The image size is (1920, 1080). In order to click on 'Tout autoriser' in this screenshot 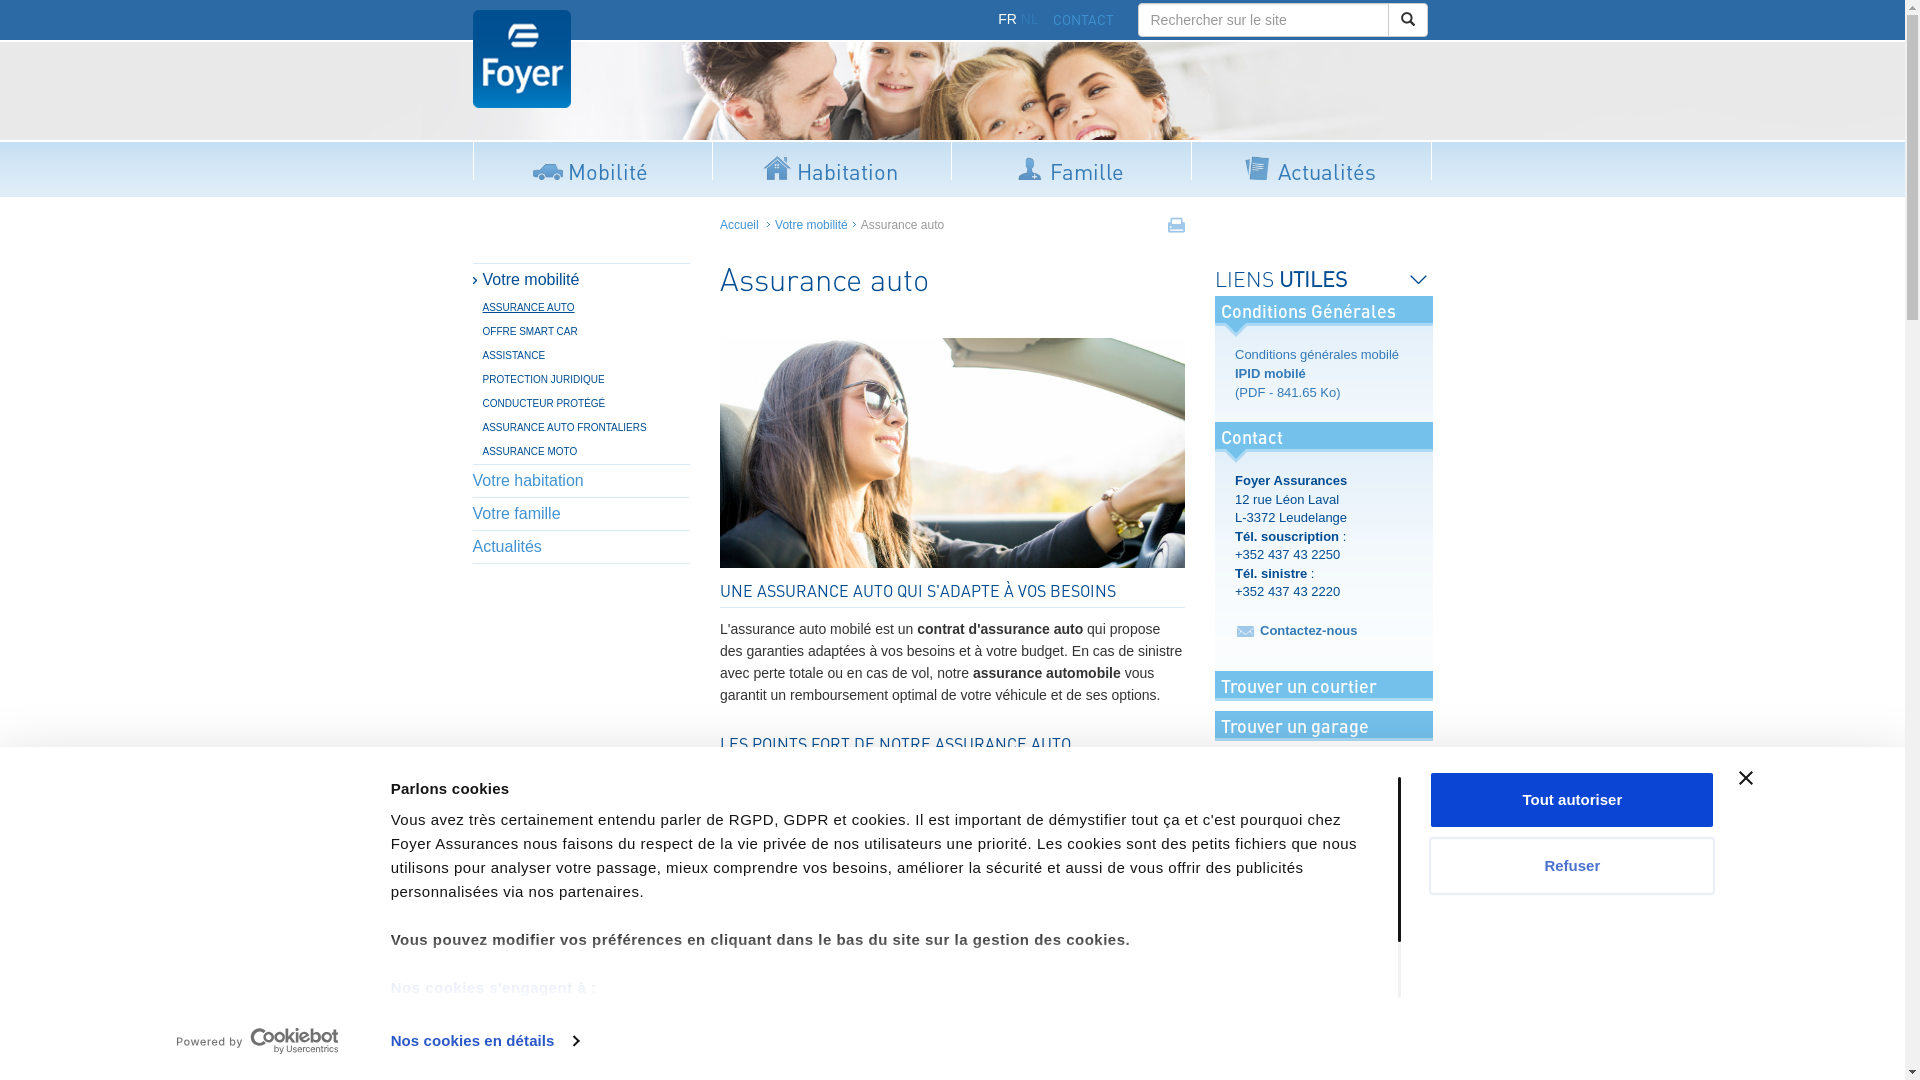, I will do `click(1428, 798)`.